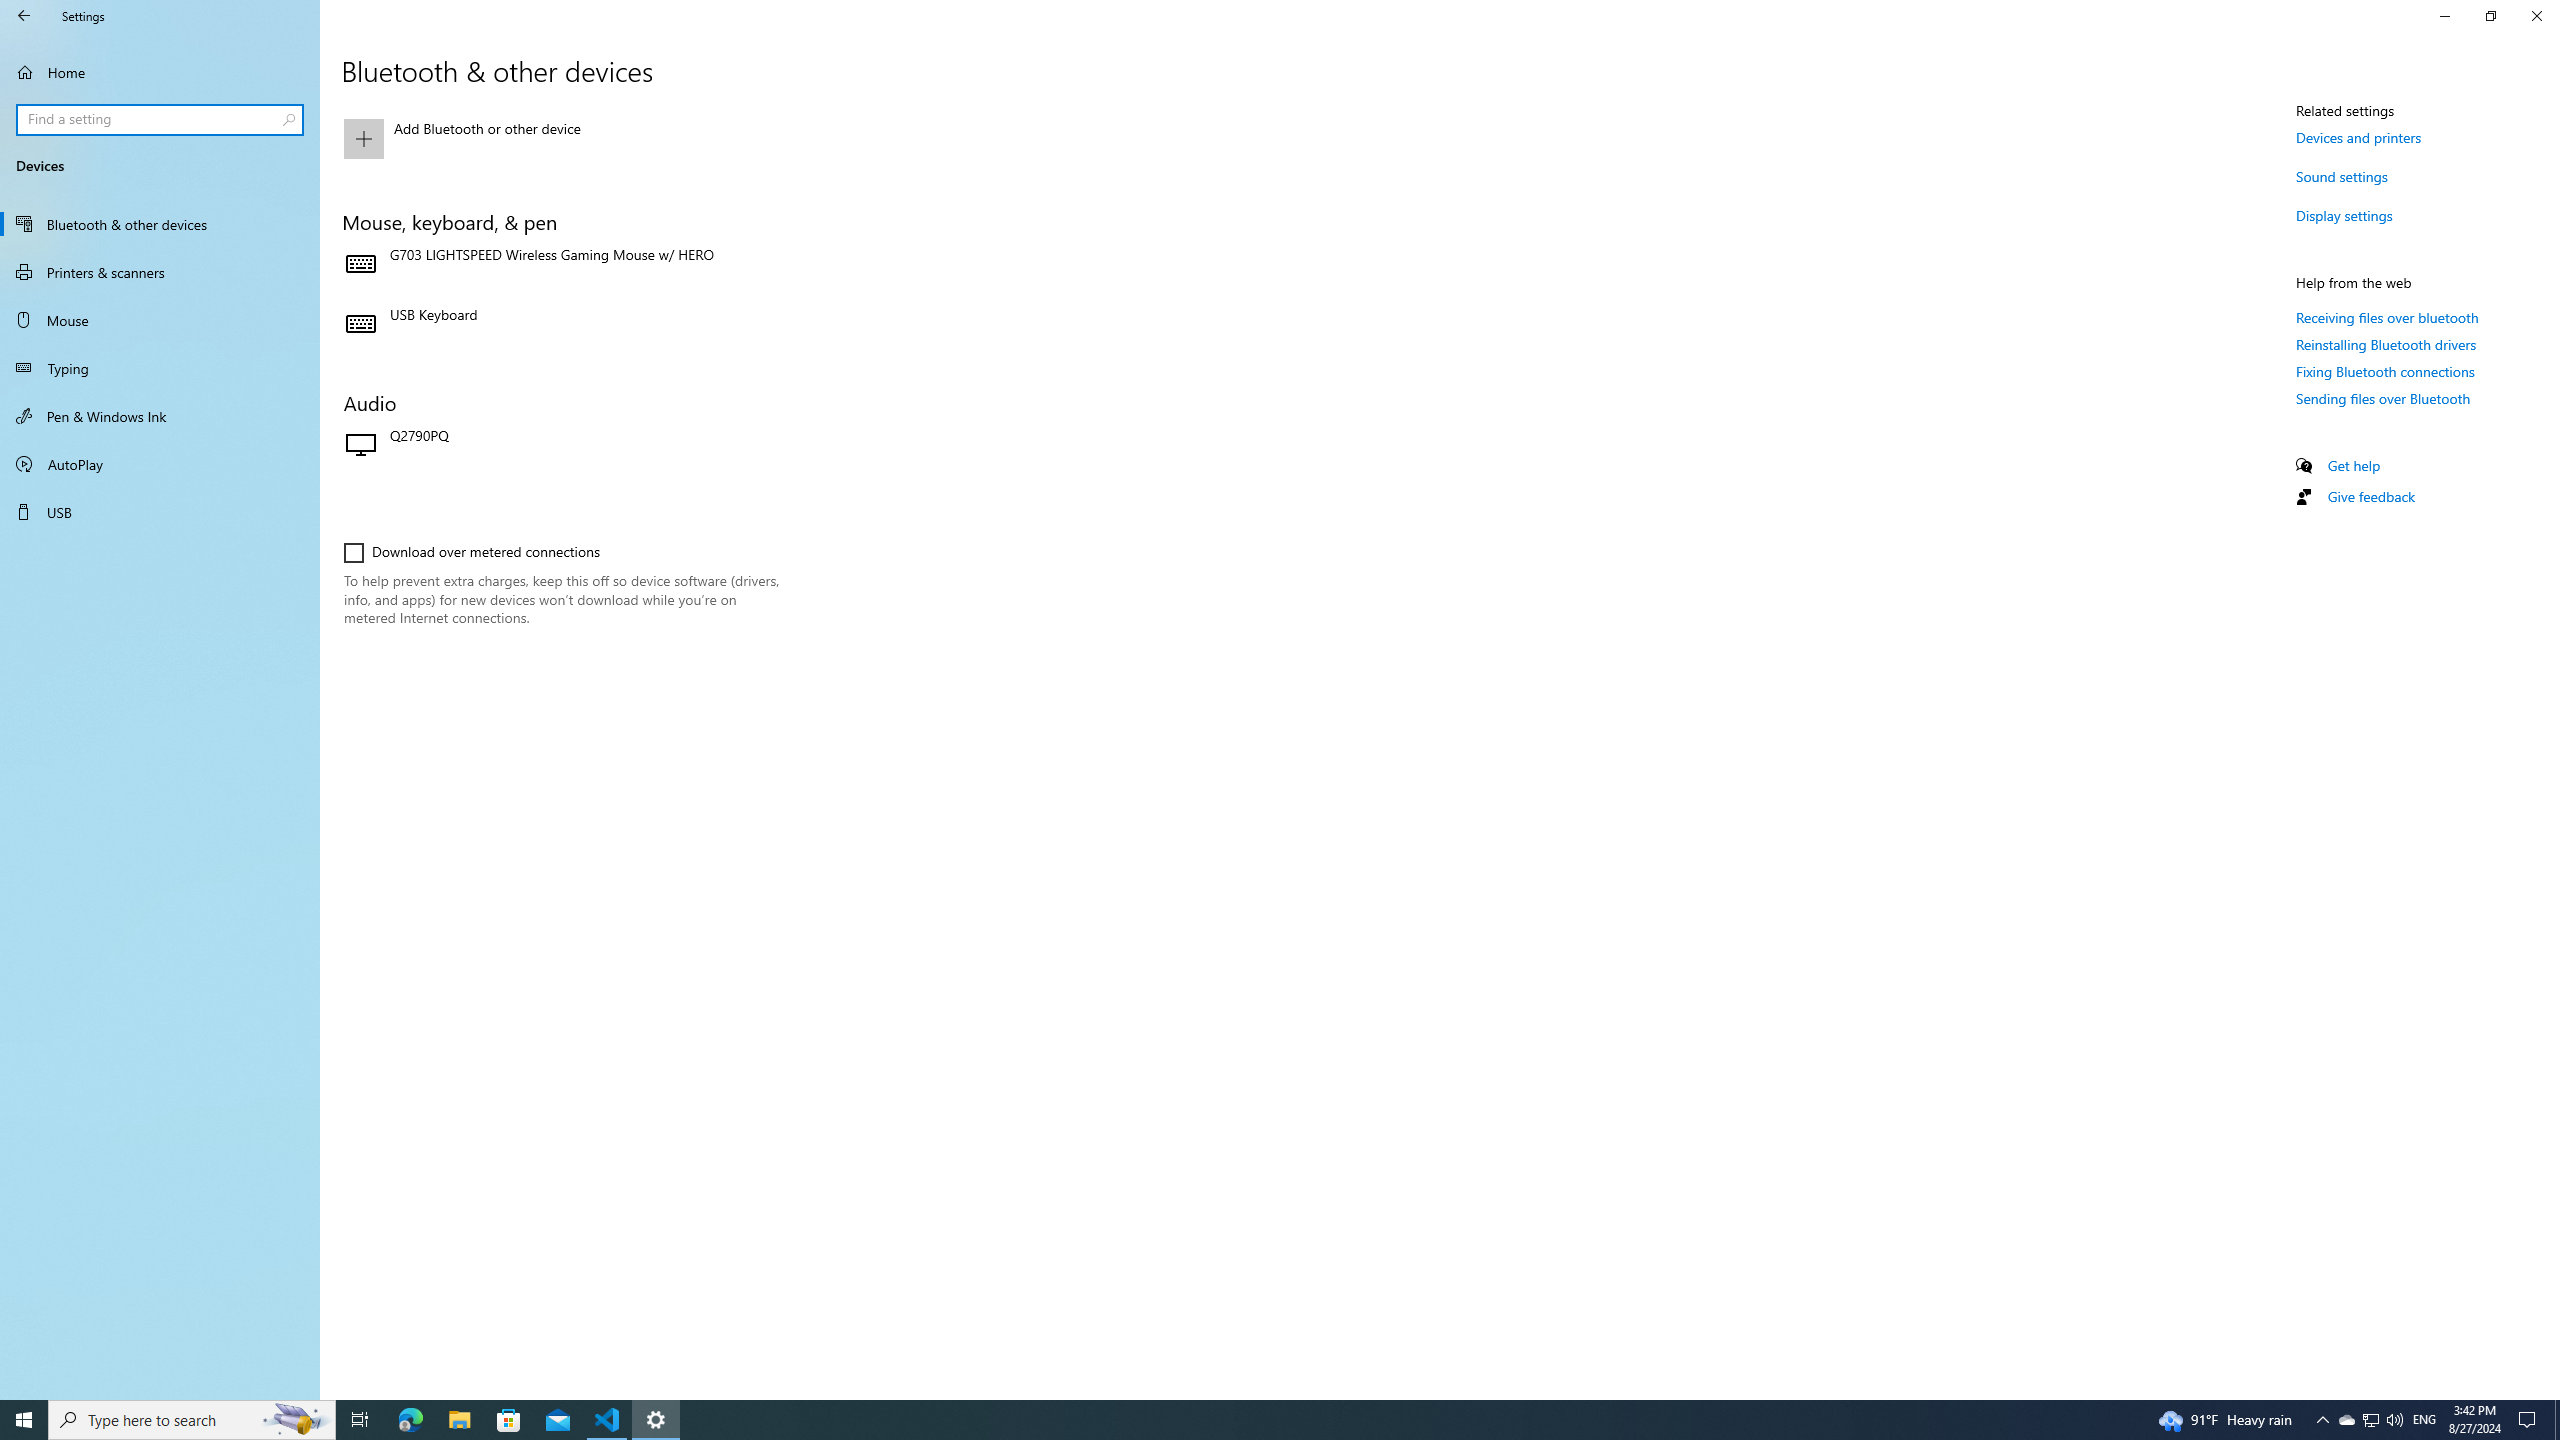 The height and width of the screenshot is (1440, 2560). Describe the element at coordinates (2490, 15) in the screenshot. I see `'Restore Settings'` at that location.